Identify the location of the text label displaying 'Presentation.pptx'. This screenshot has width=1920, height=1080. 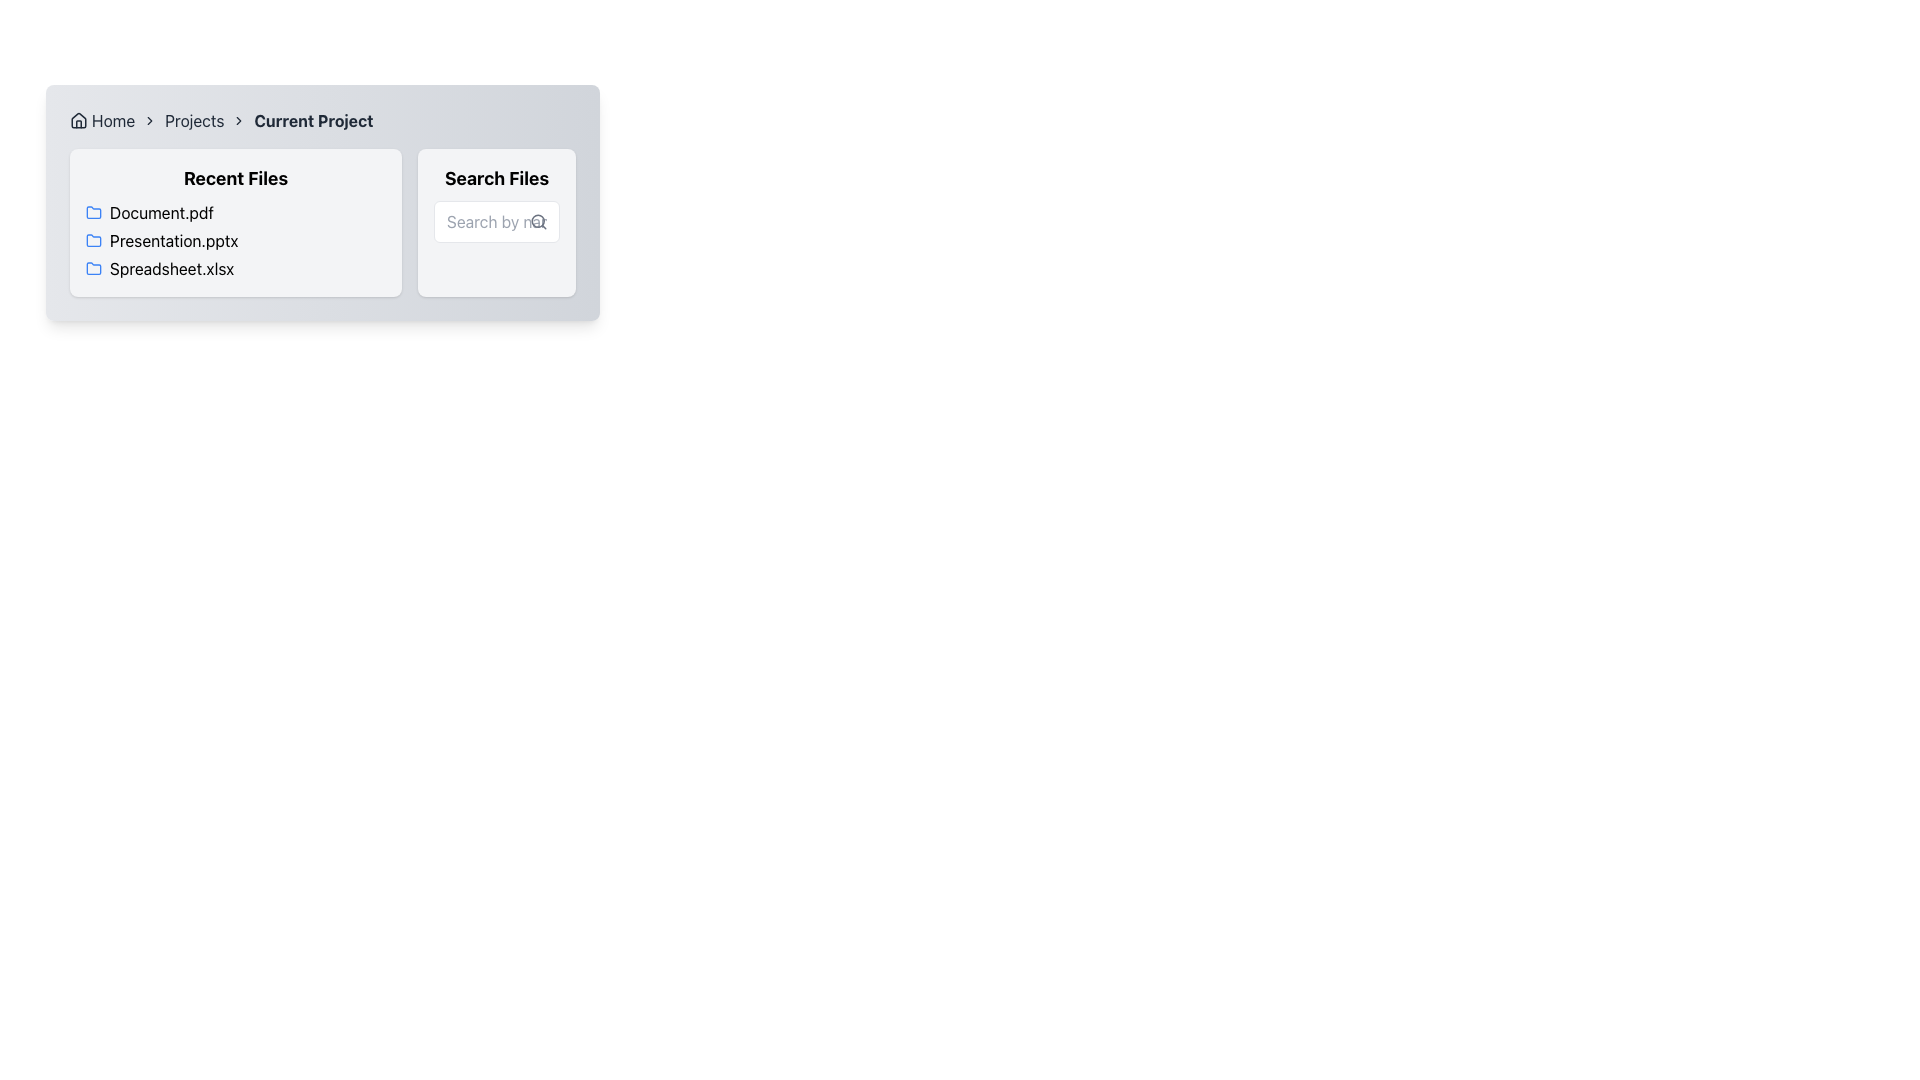
(174, 239).